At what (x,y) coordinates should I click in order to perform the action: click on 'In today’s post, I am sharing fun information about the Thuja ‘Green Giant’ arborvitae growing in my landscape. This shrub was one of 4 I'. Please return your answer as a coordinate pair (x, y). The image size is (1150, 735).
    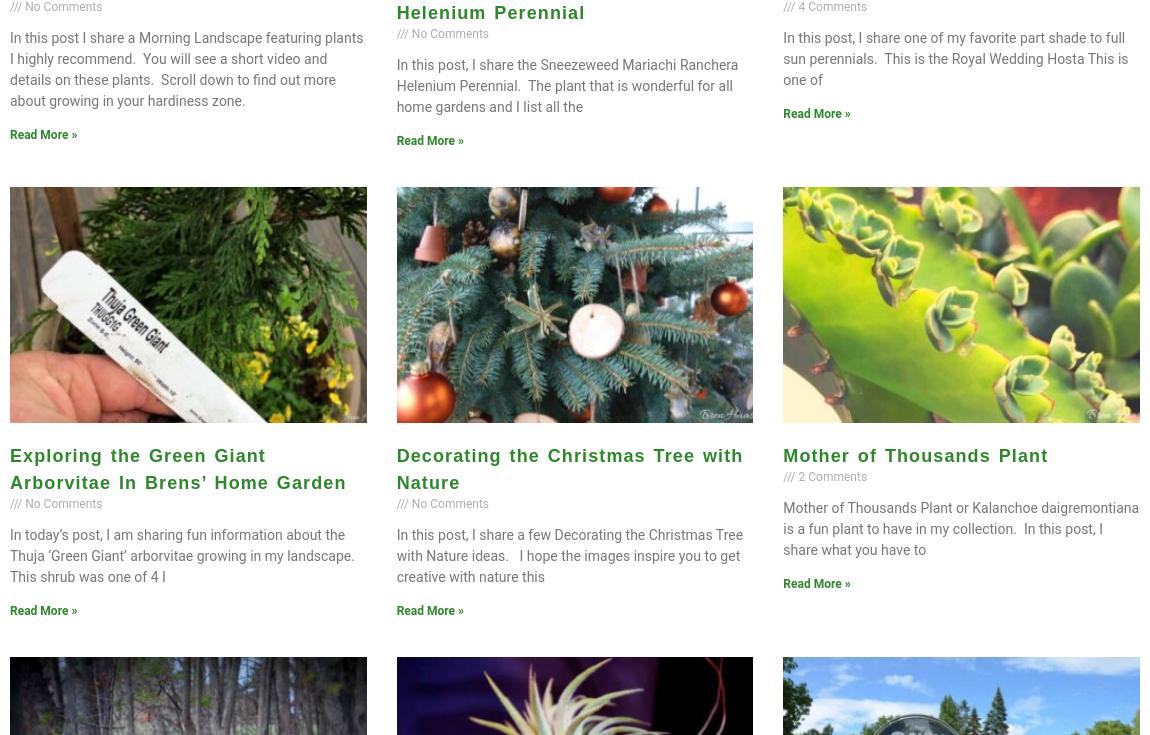
    Looking at the image, I should click on (9, 555).